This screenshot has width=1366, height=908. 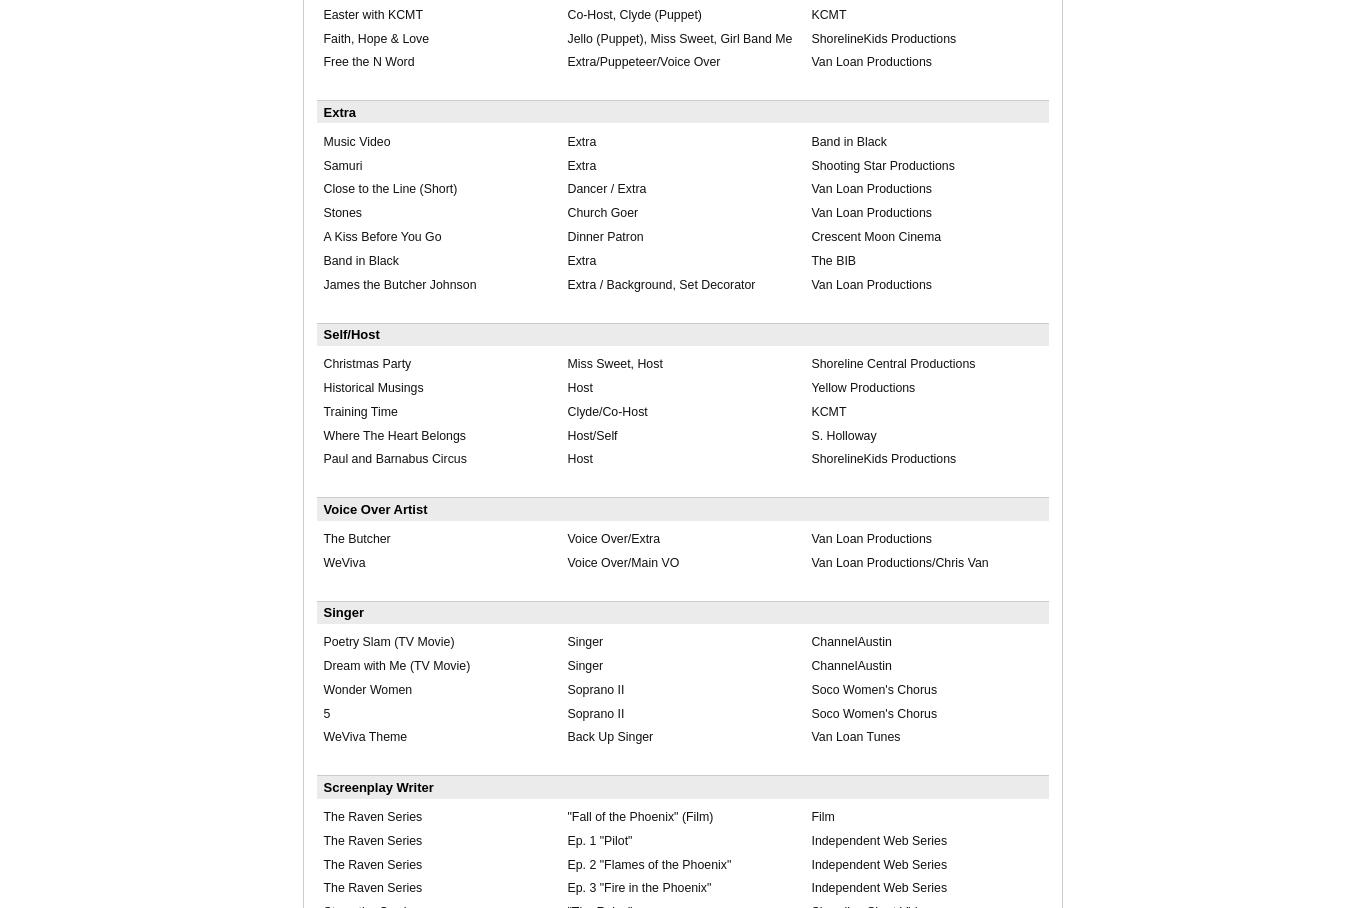 What do you see at coordinates (367, 62) in the screenshot?
I see `'Free the N Word'` at bounding box center [367, 62].